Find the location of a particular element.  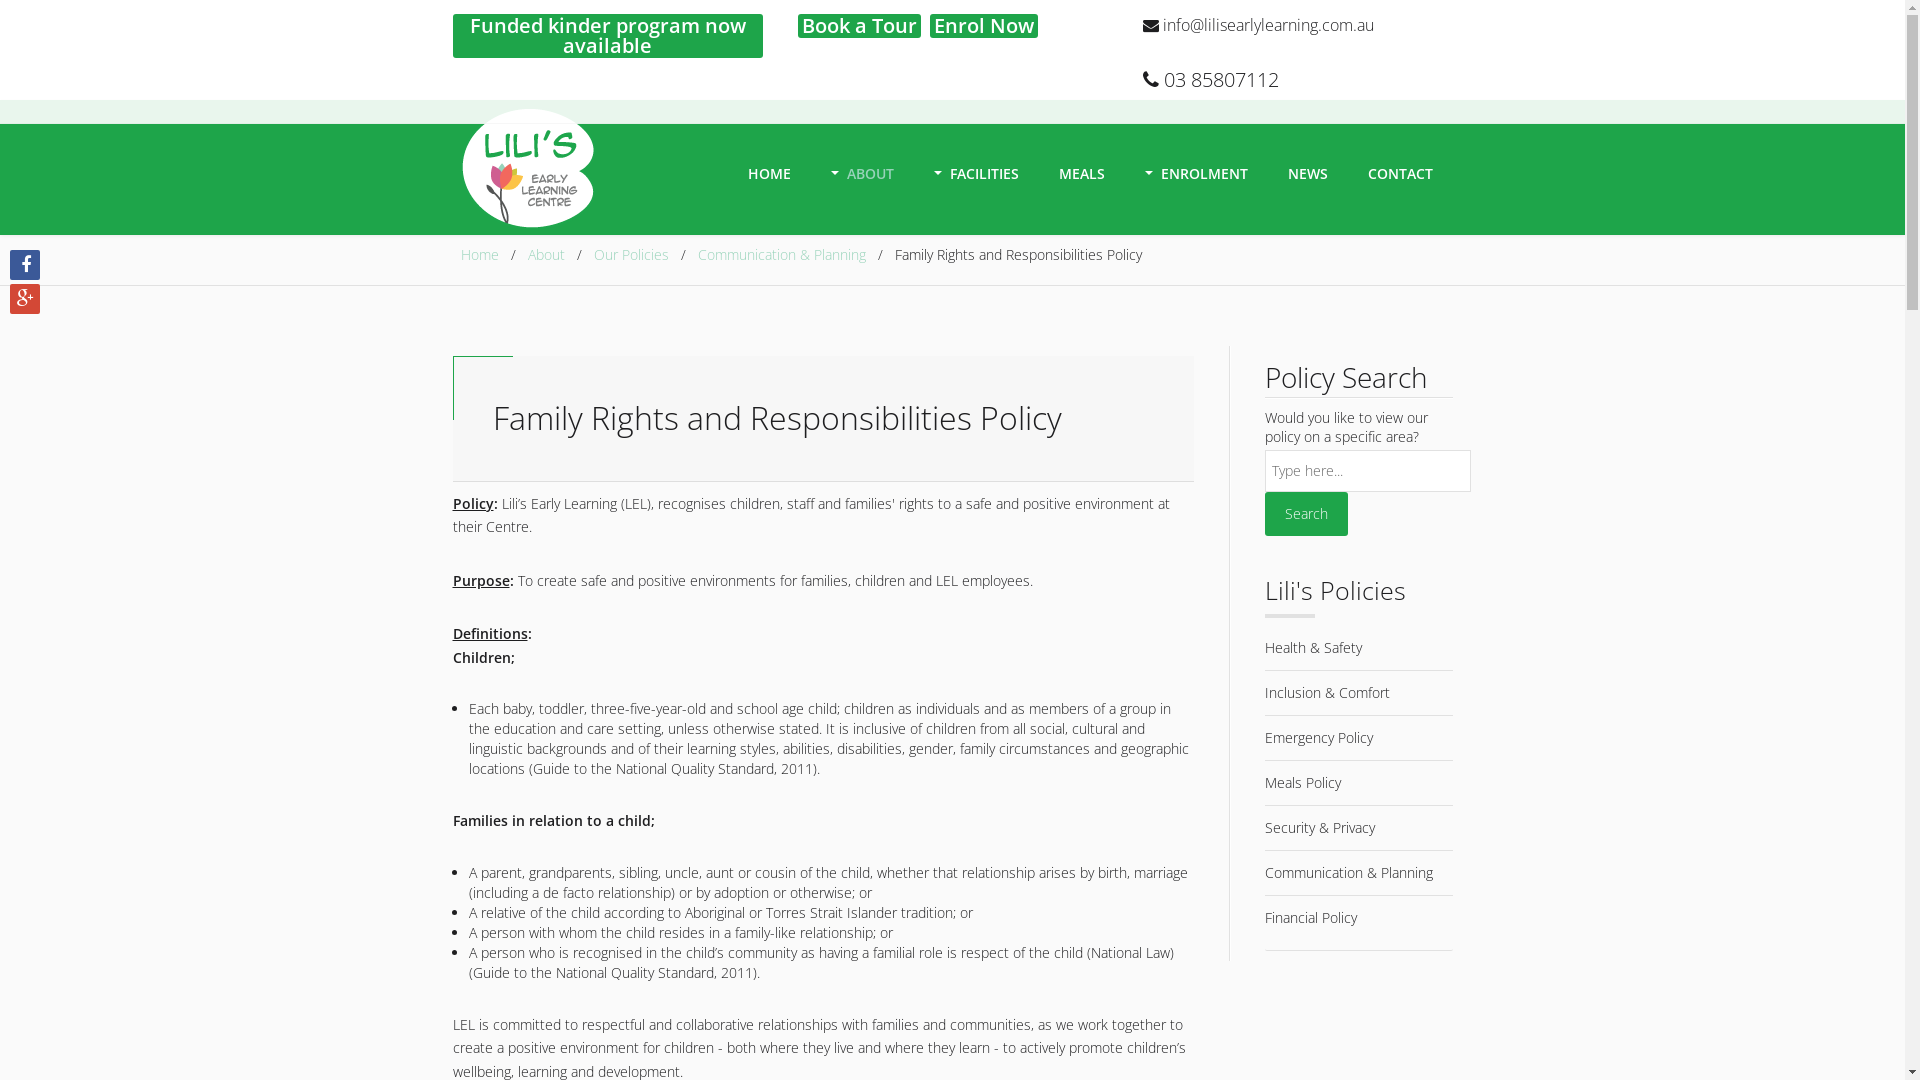

'Communication & Planning' is located at coordinates (1264, 871).